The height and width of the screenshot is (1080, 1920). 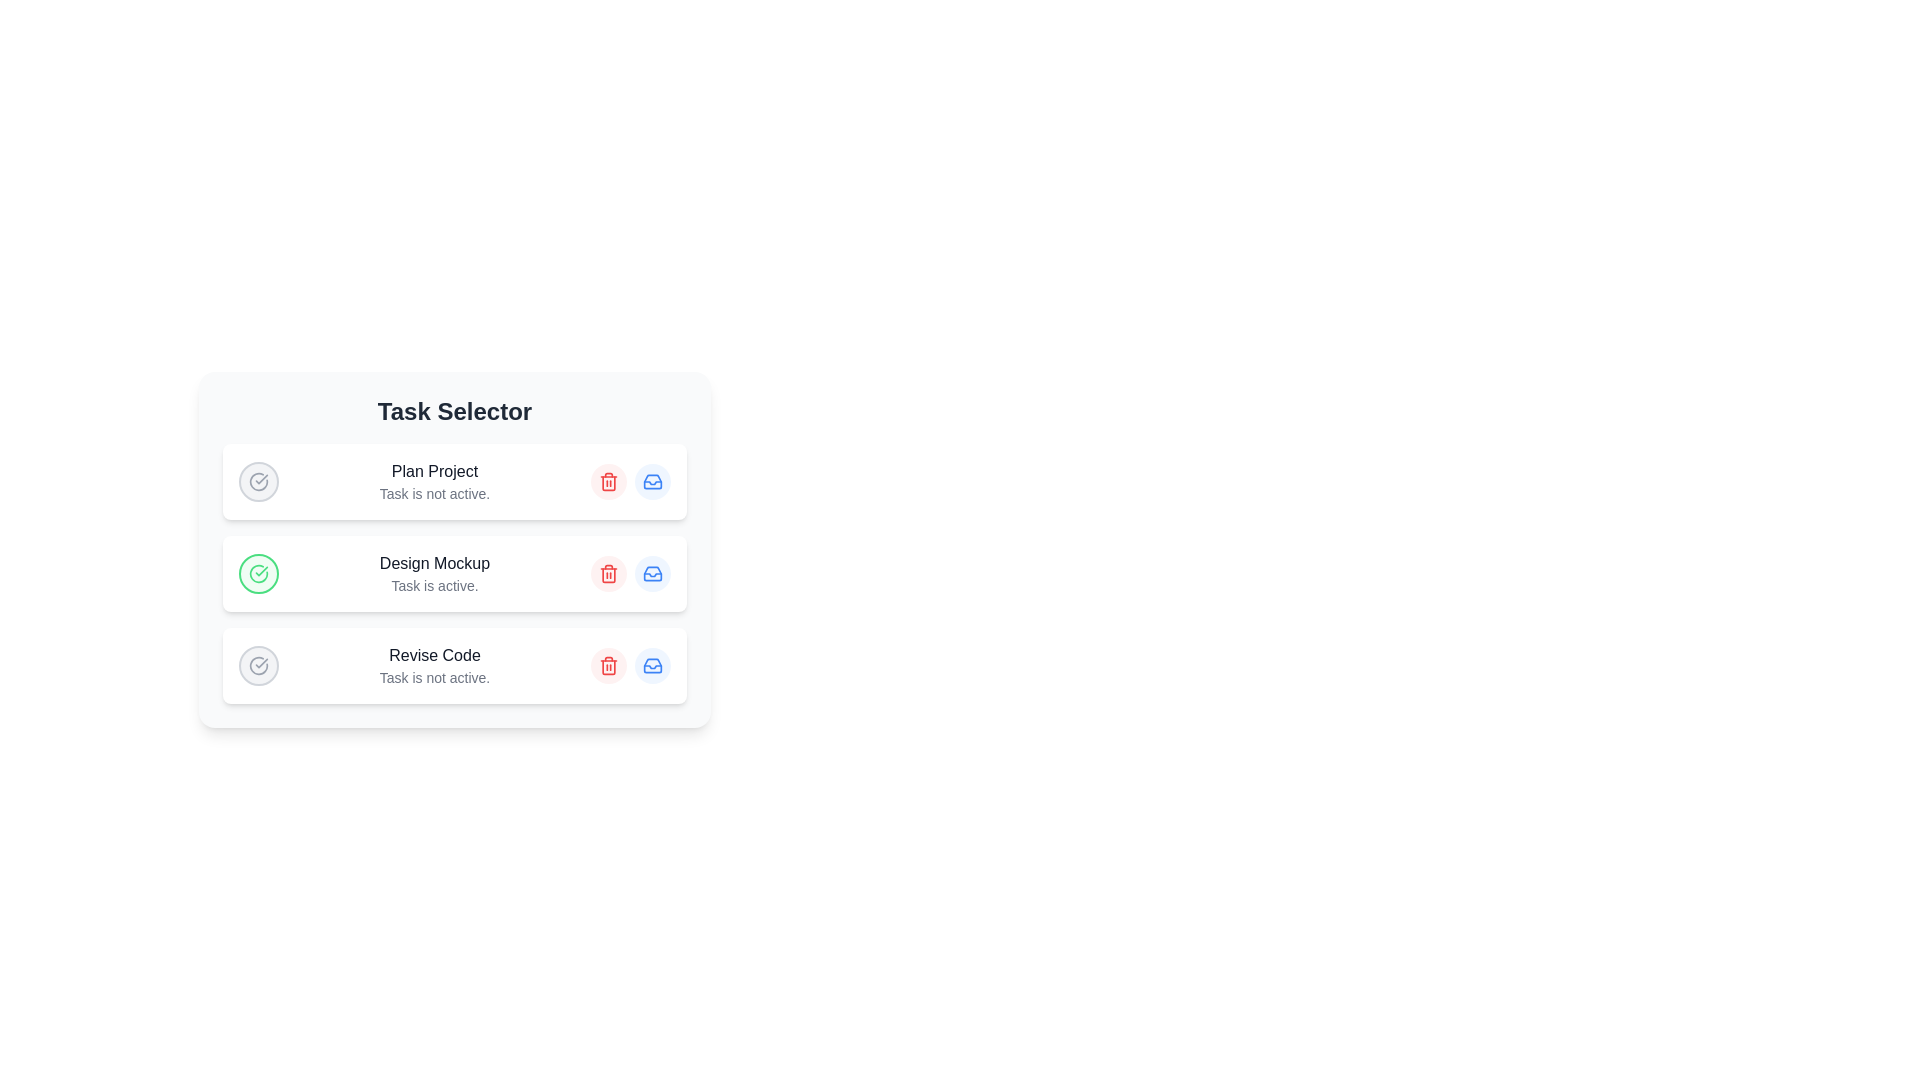 I want to click on the red trash can icon button, which is part of the 'Trash' action button group located to the right of the 'Revise Code' task description in the third row, so click(x=608, y=666).